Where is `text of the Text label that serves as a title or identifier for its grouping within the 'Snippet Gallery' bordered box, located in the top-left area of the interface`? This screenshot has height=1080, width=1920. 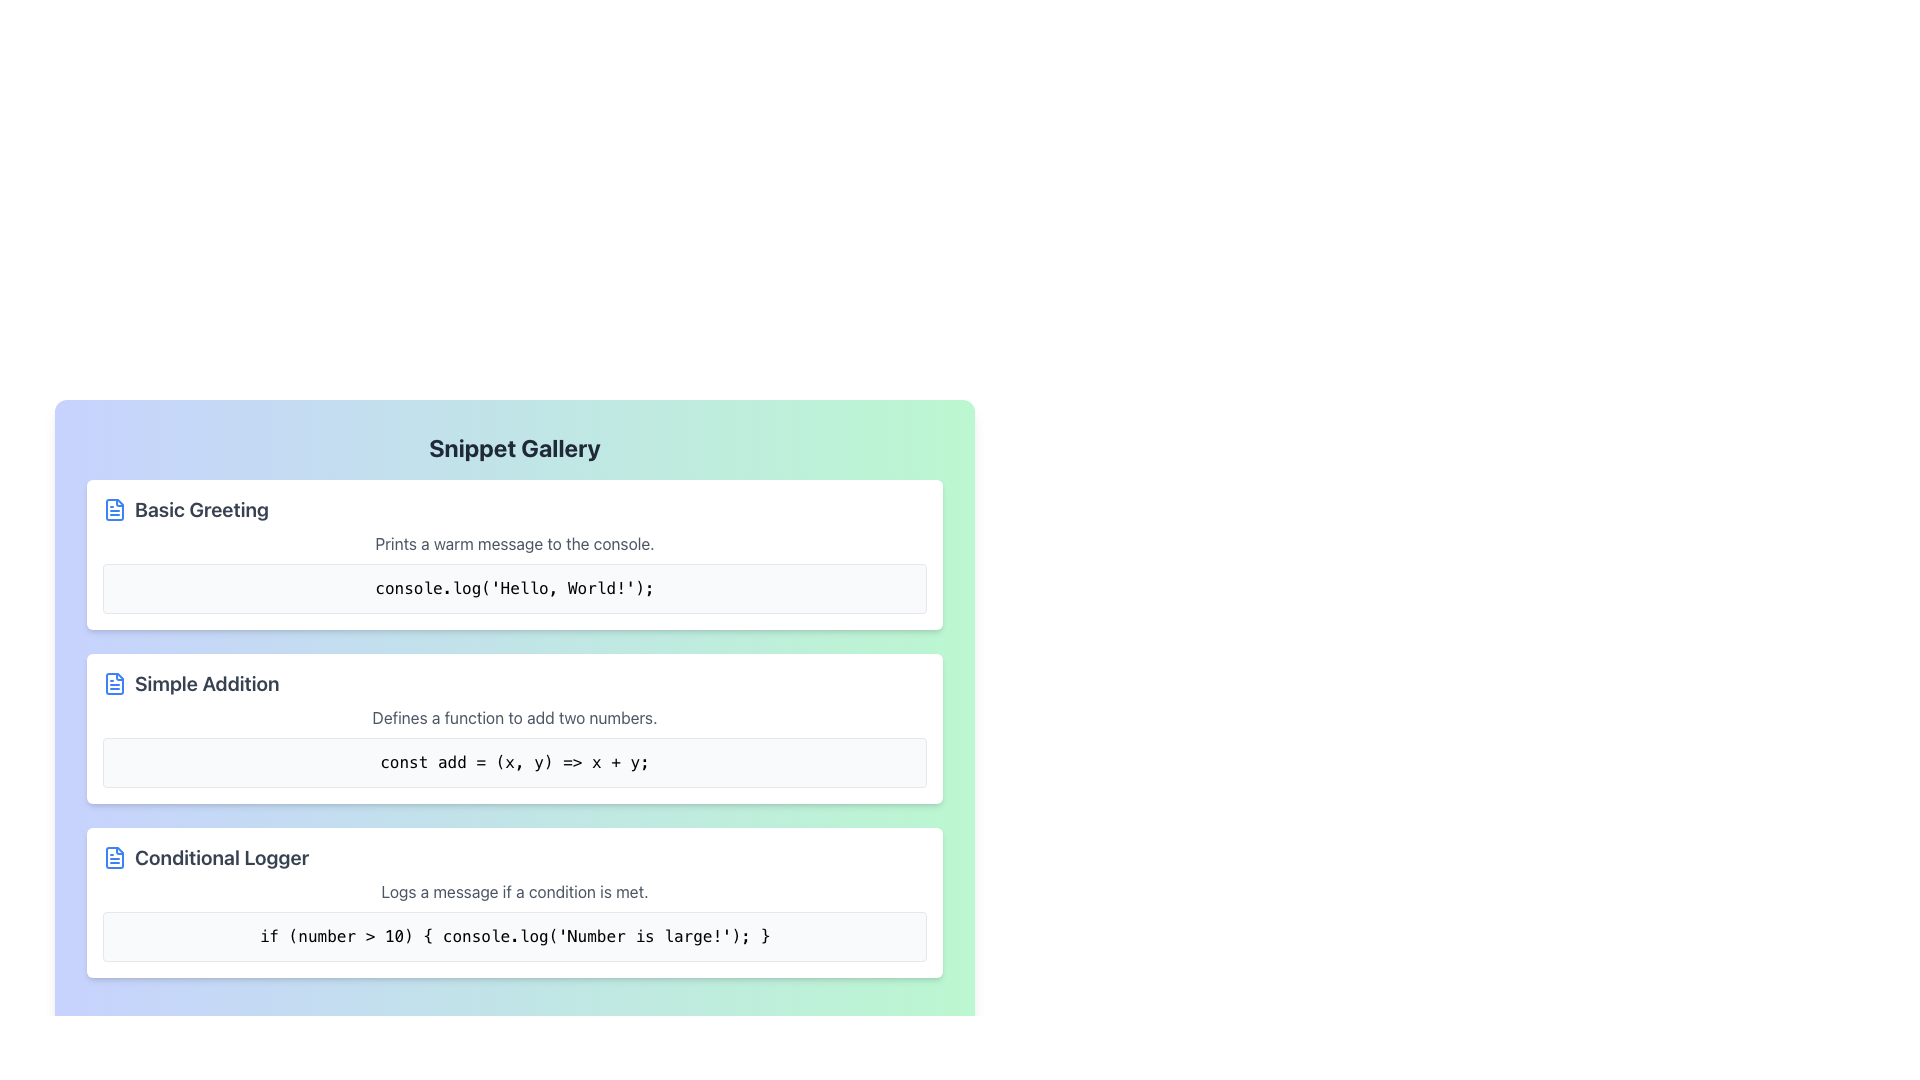 text of the Text label that serves as a title or identifier for its grouping within the 'Snippet Gallery' bordered box, located in the top-left area of the interface is located at coordinates (201, 508).